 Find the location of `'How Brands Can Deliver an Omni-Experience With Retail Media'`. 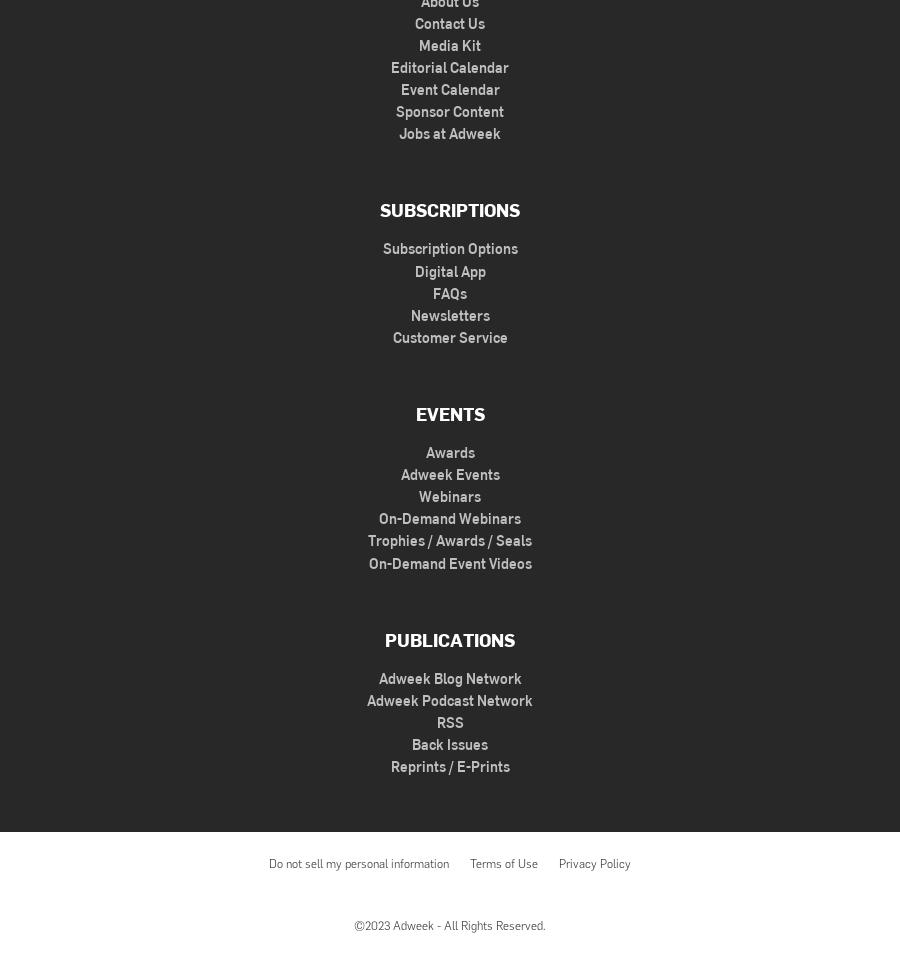

'How Brands Can Deliver an Omni-Experience With Retail Media' is located at coordinates (298, 567).